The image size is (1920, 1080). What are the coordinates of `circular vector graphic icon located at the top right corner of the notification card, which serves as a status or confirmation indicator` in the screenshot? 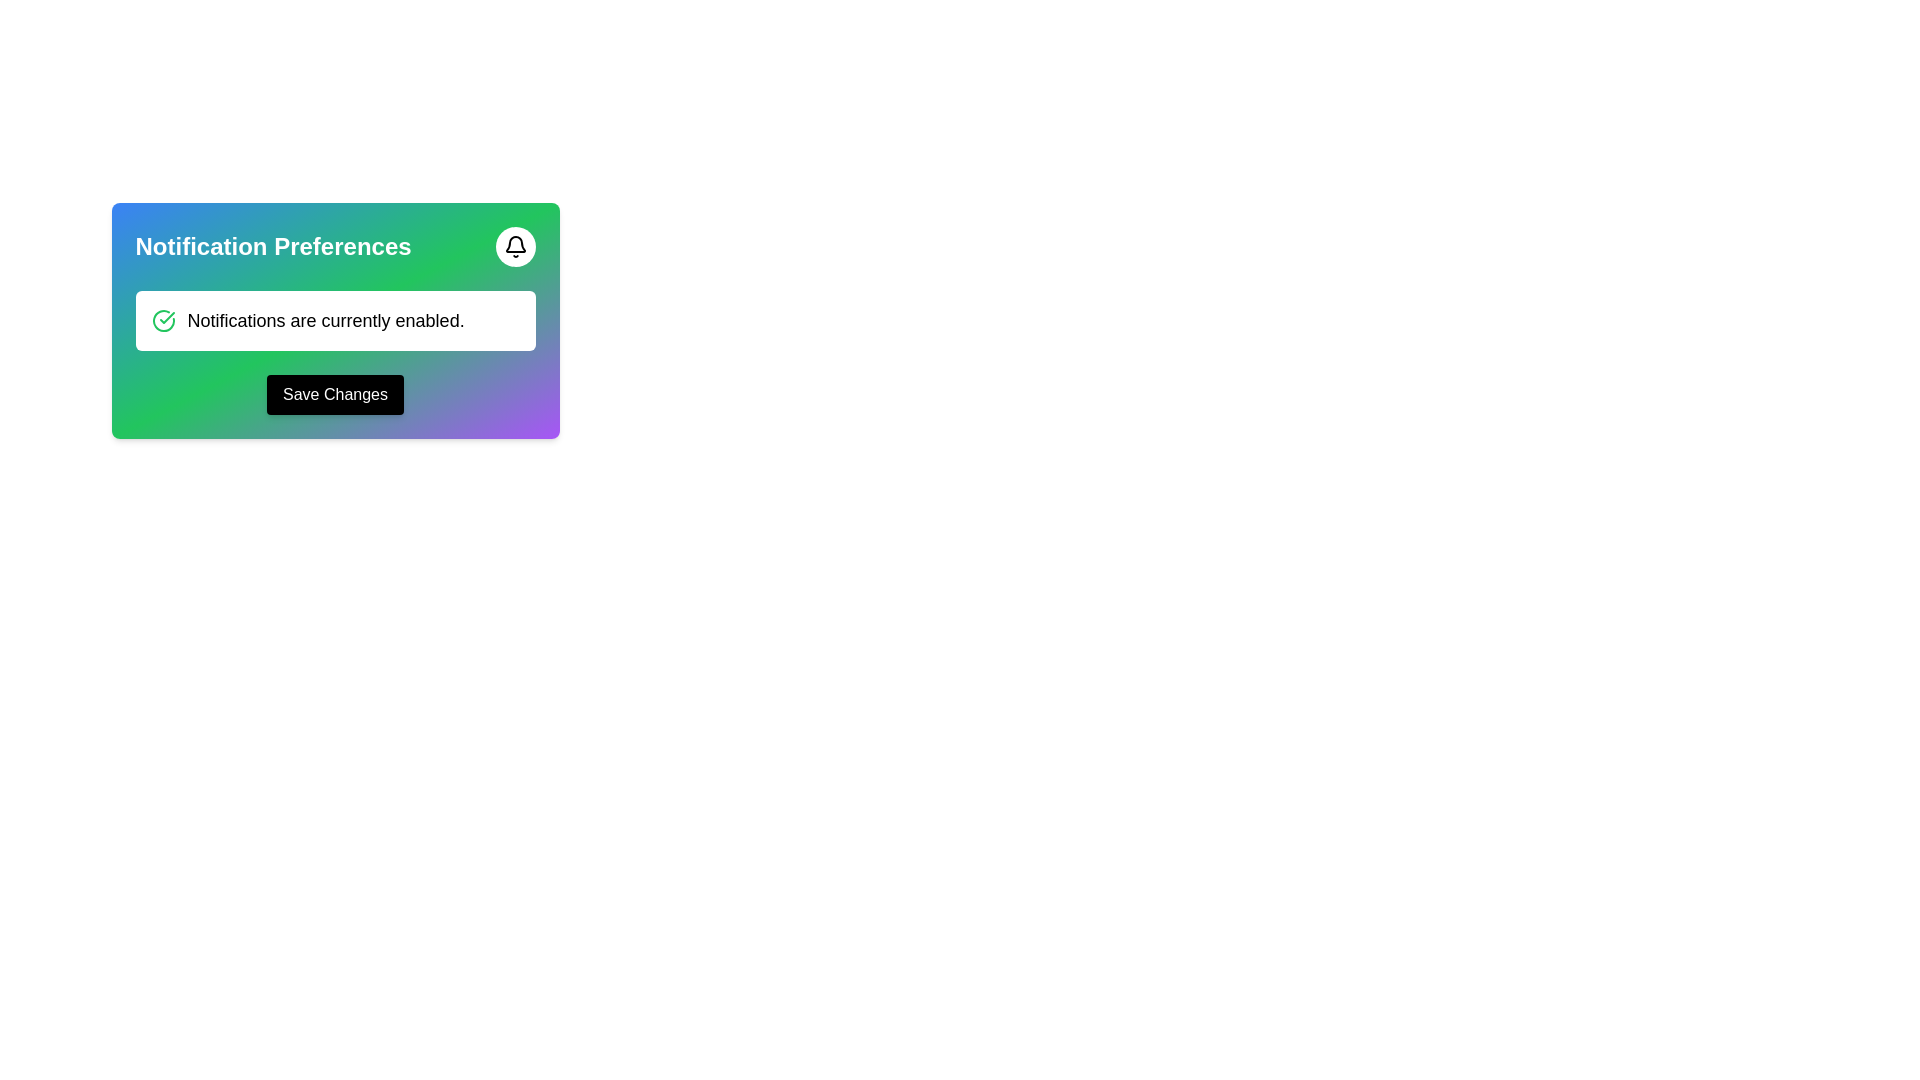 It's located at (163, 319).